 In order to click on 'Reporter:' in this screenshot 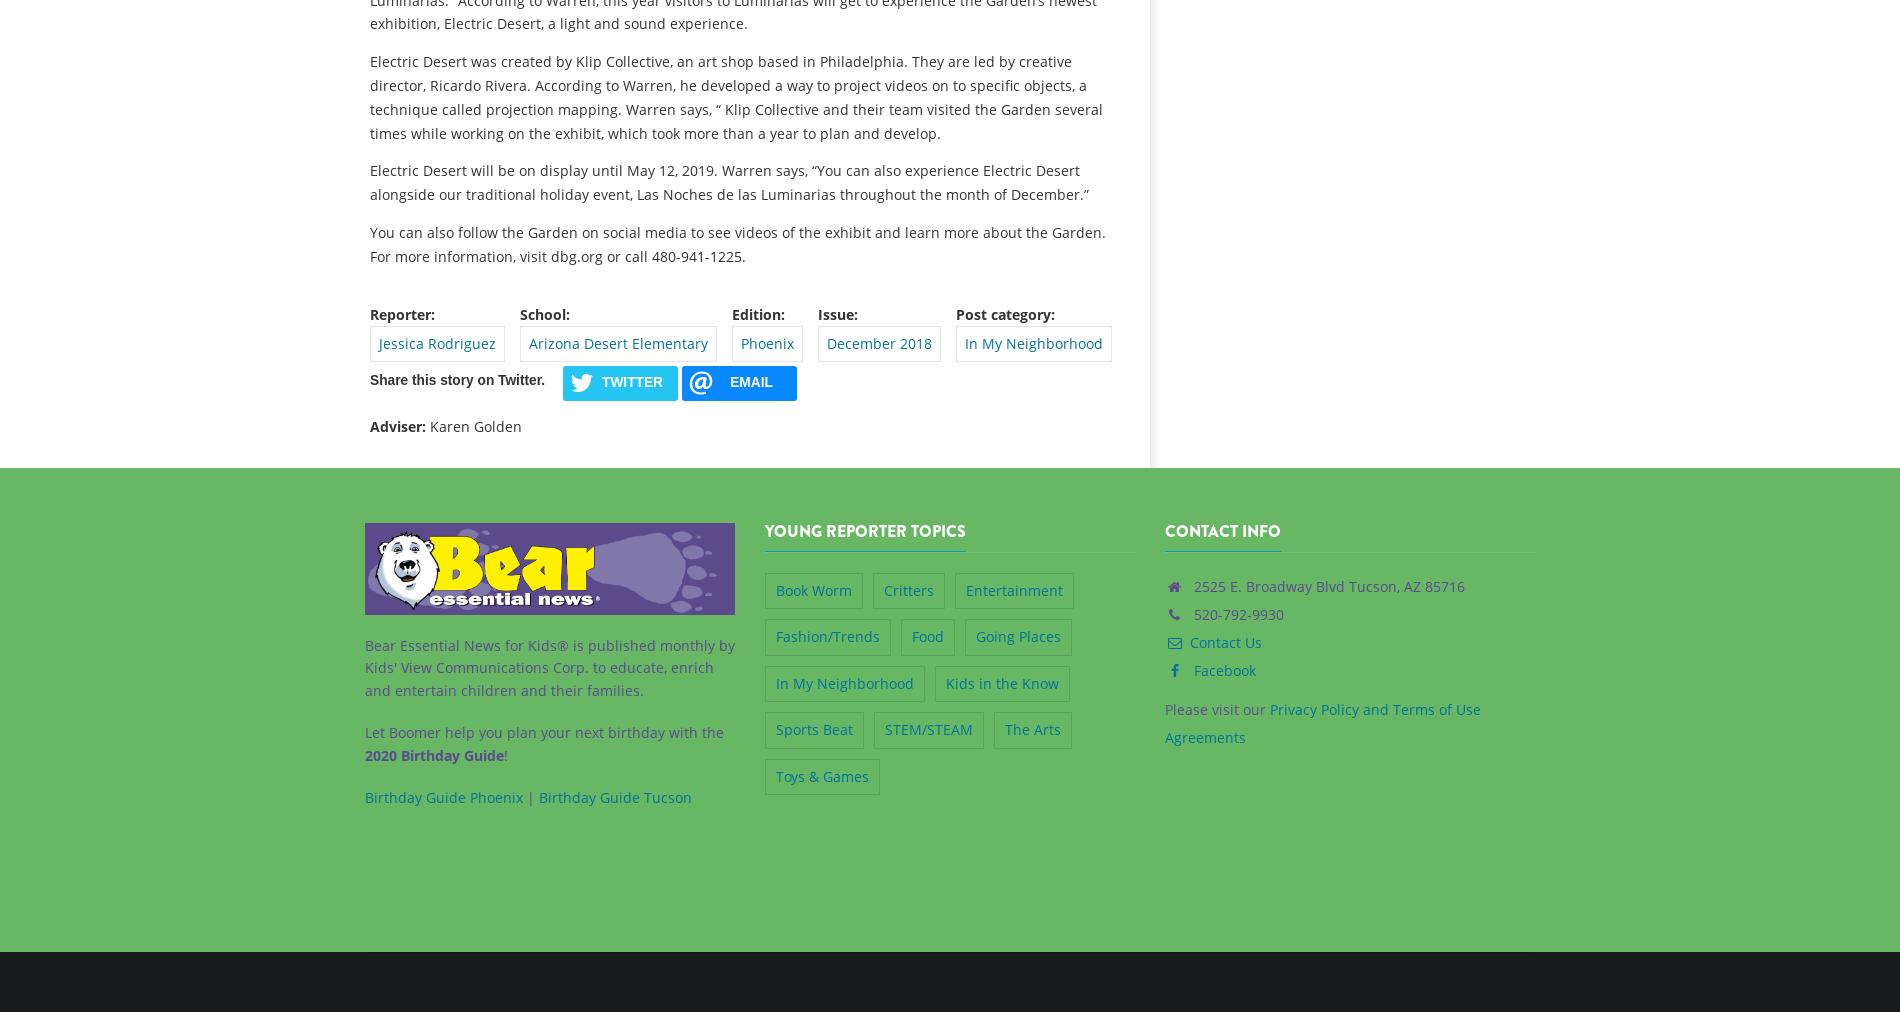, I will do `click(403, 312)`.